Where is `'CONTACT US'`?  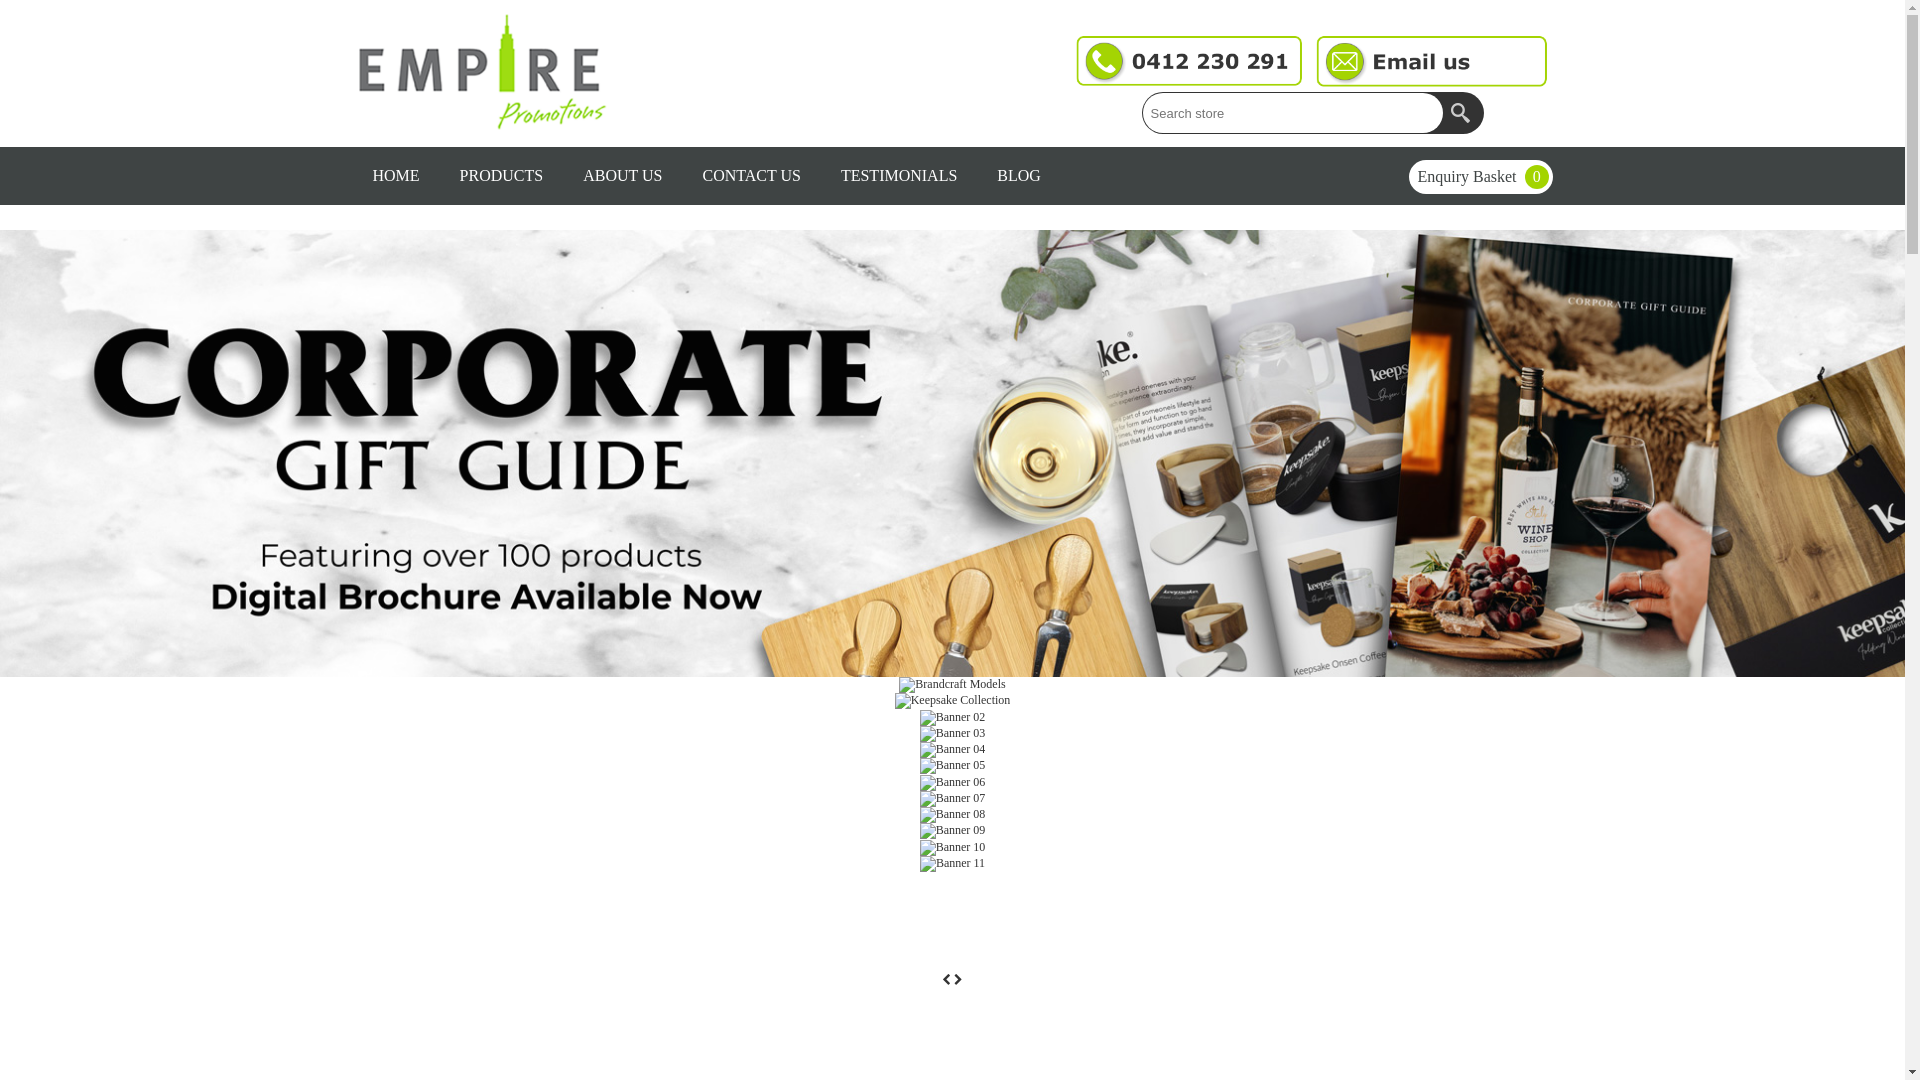
'CONTACT US' is located at coordinates (749, 175).